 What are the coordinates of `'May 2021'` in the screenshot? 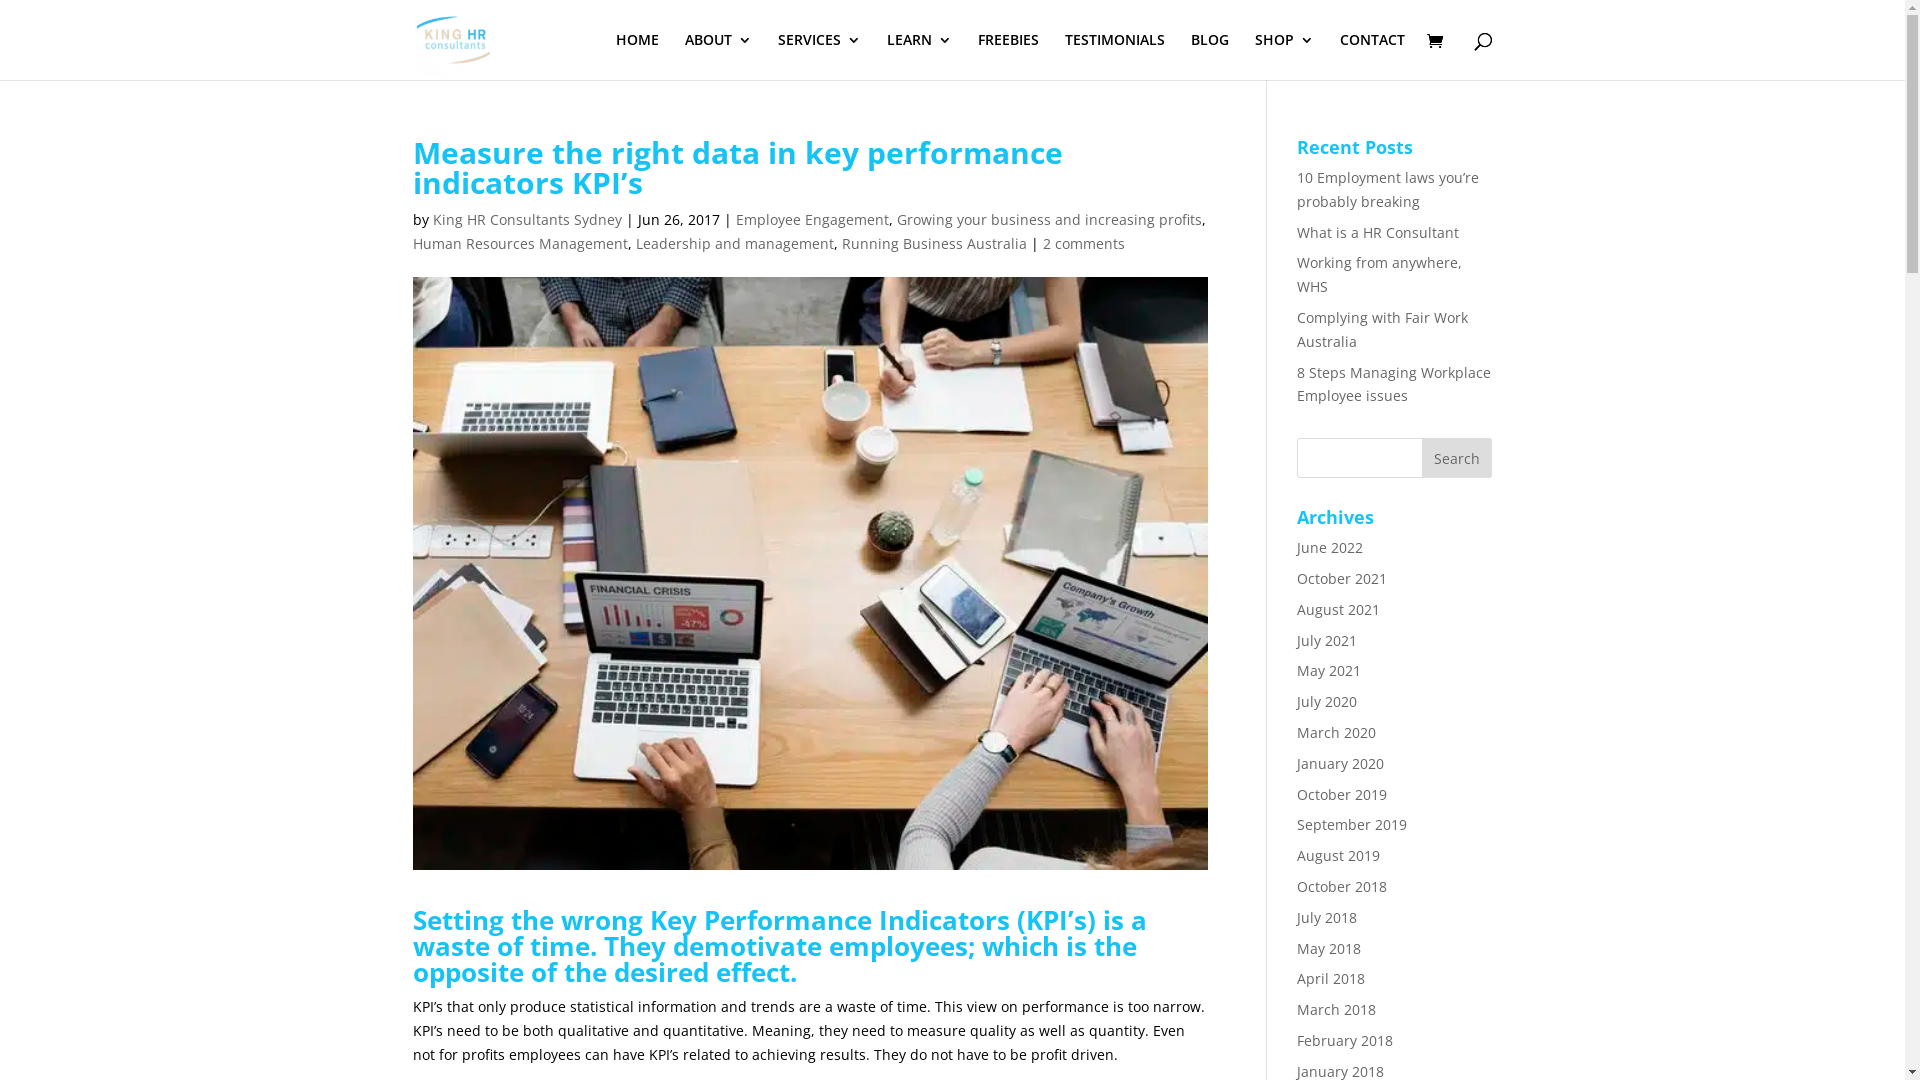 It's located at (1296, 670).